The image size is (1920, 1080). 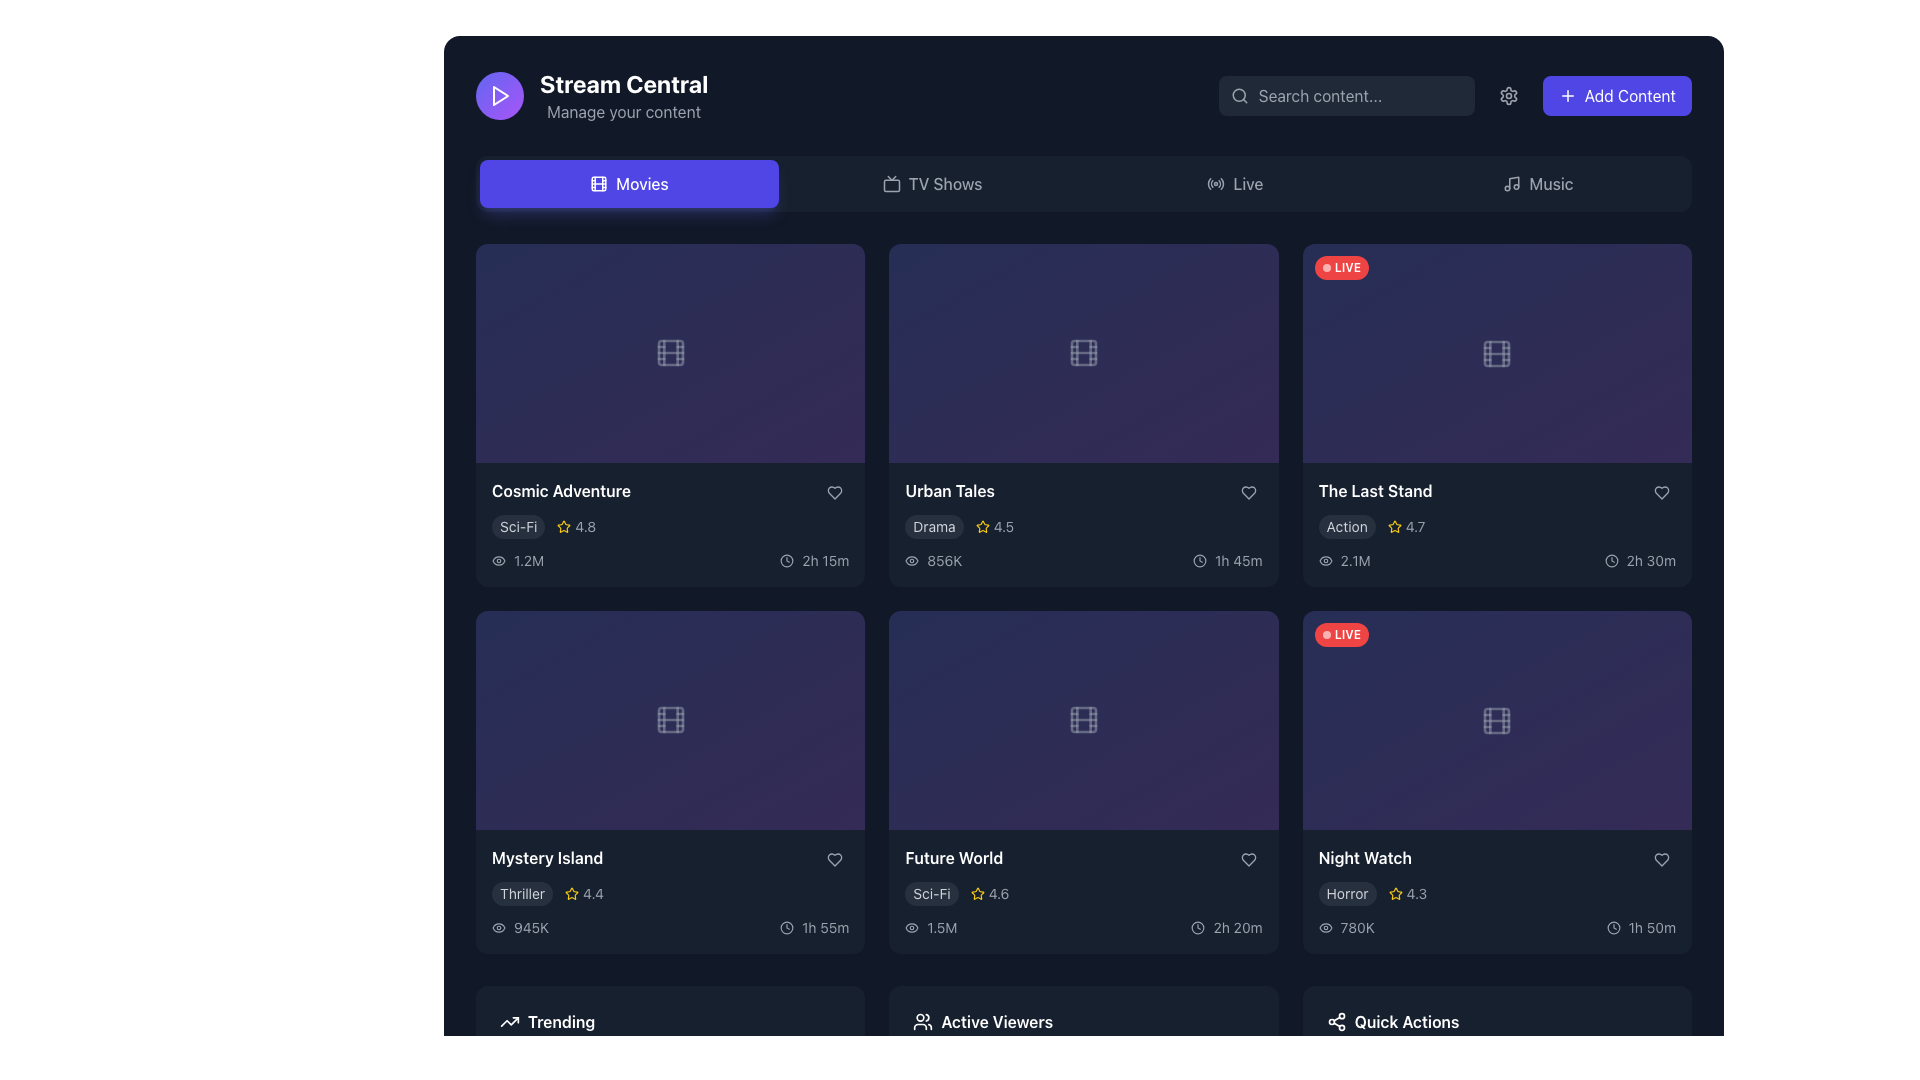 I want to click on the share icon, which resembles interconnected circular nodes forming a triangular pattern, located in the 'Quick Actions' section, so click(x=1336, y=1022).